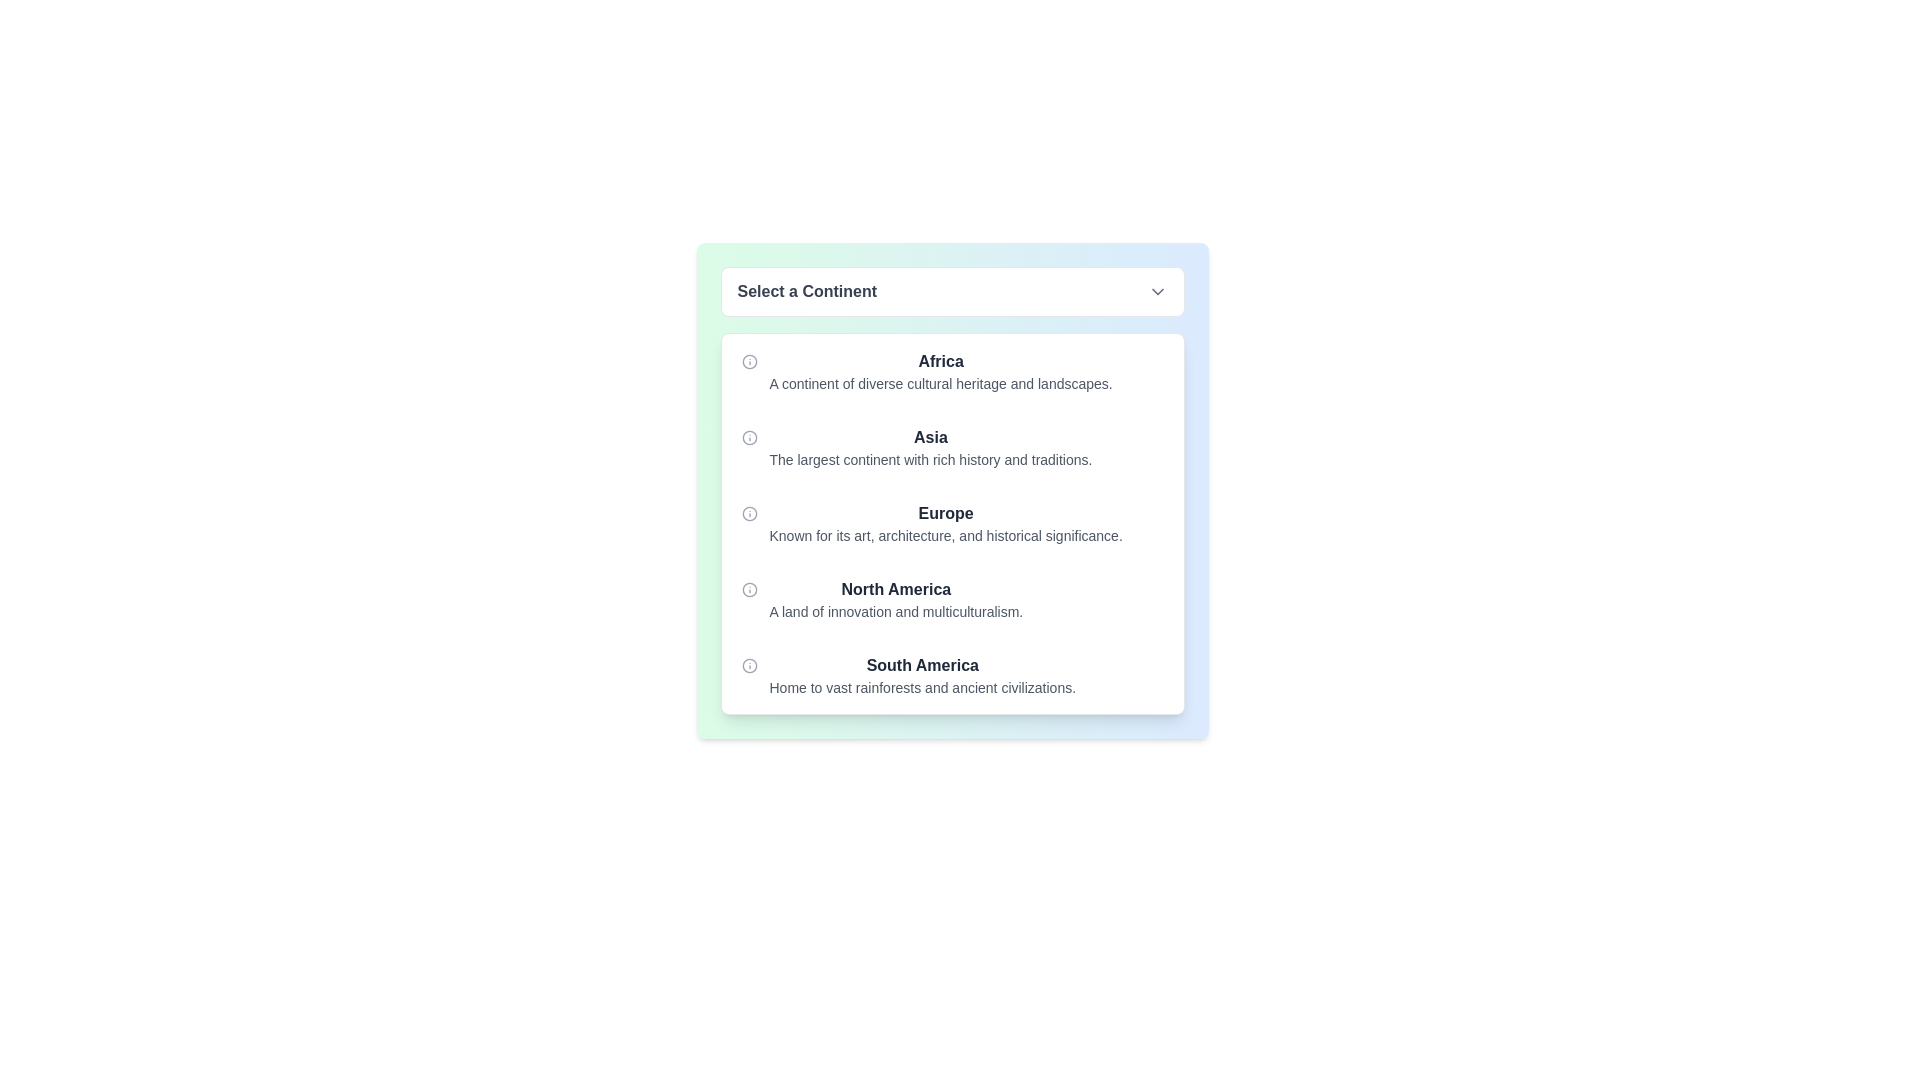  Describe the element at coordinates (748, 362) in the screenshot. I see `the circular graphical icon element with a stroke color matching the text-gray-400 style, located just before the text 'Africa' in the interface` at that location.